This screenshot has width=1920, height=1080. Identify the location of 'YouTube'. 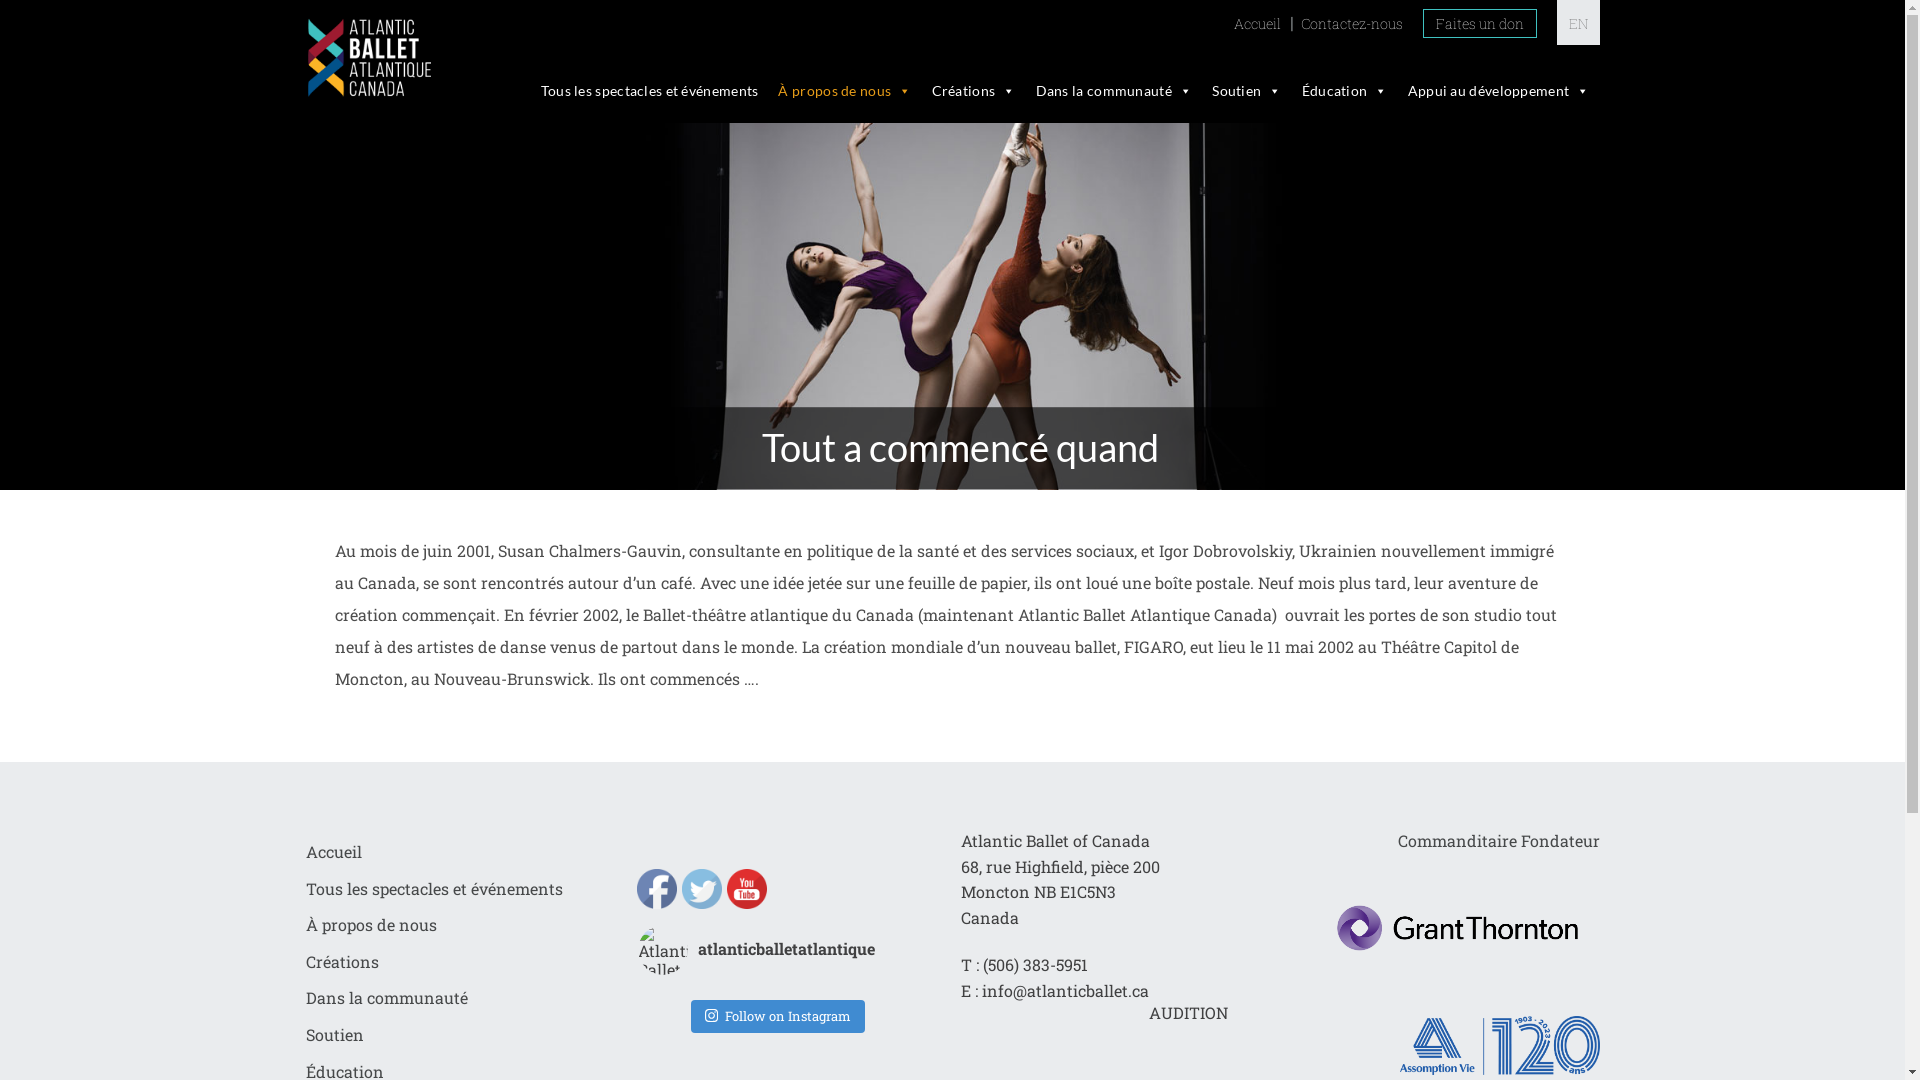
(746, 887).